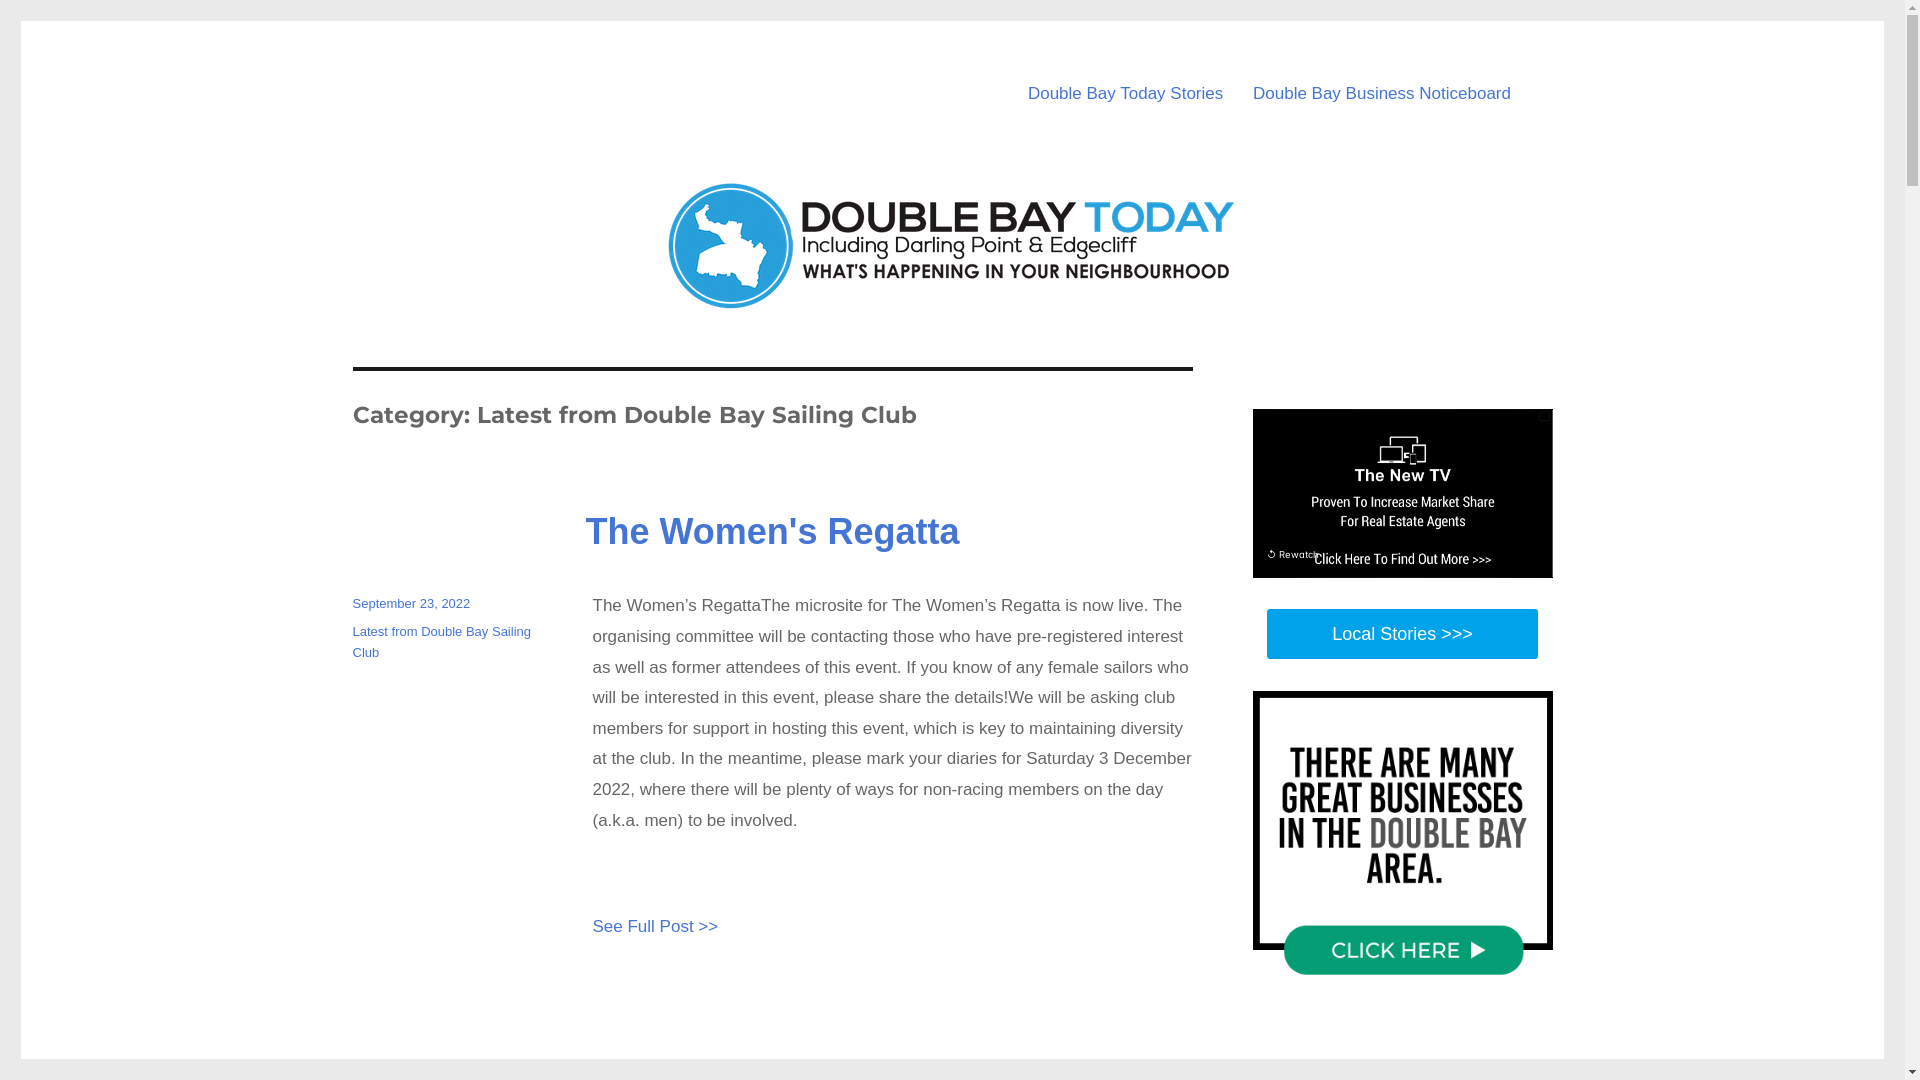 The image size is (1920, 1080). Describe the element at coordinates (1125, 94) in the screenshot. I see `'Double Bay Today Stories'` at that location.